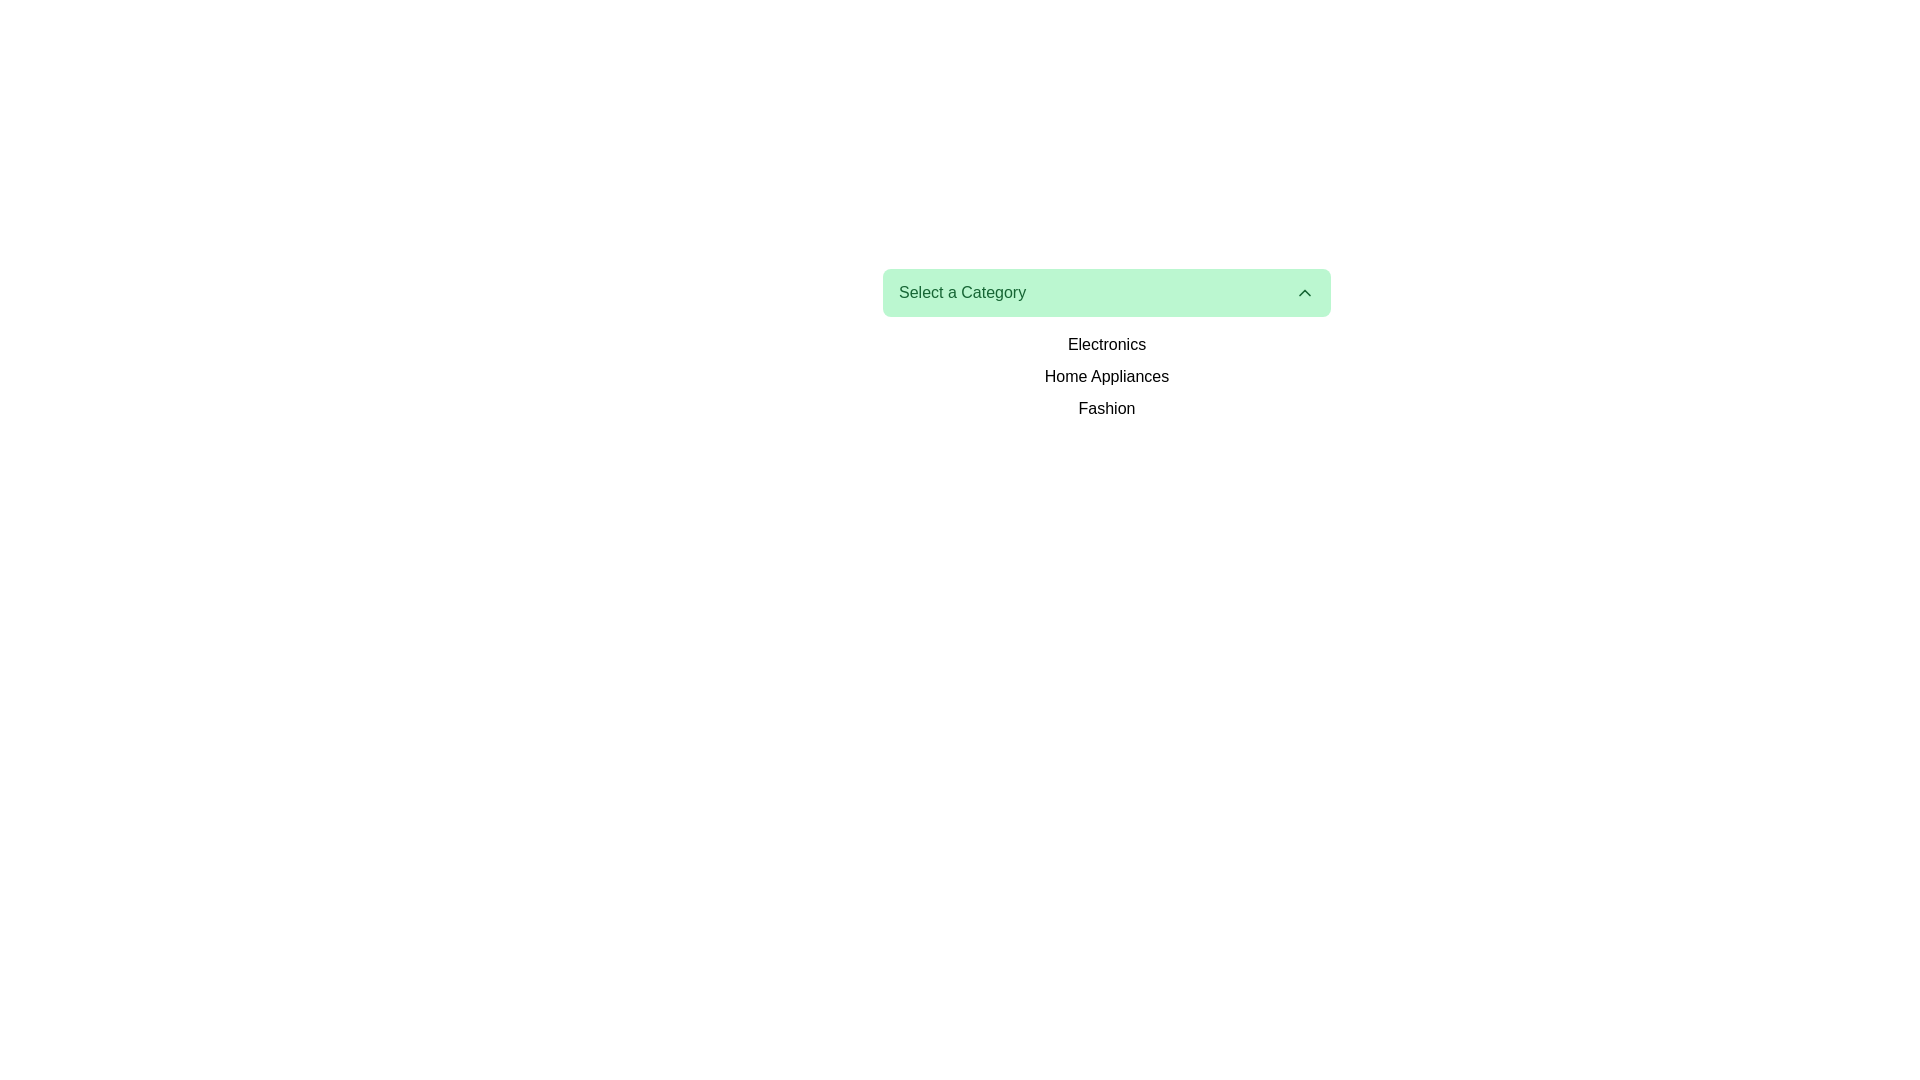  I want to click on the 'Fashion' text label, which is styled in black font and located below the 'Select a Category' dropdown menu, so click(1106, 407).